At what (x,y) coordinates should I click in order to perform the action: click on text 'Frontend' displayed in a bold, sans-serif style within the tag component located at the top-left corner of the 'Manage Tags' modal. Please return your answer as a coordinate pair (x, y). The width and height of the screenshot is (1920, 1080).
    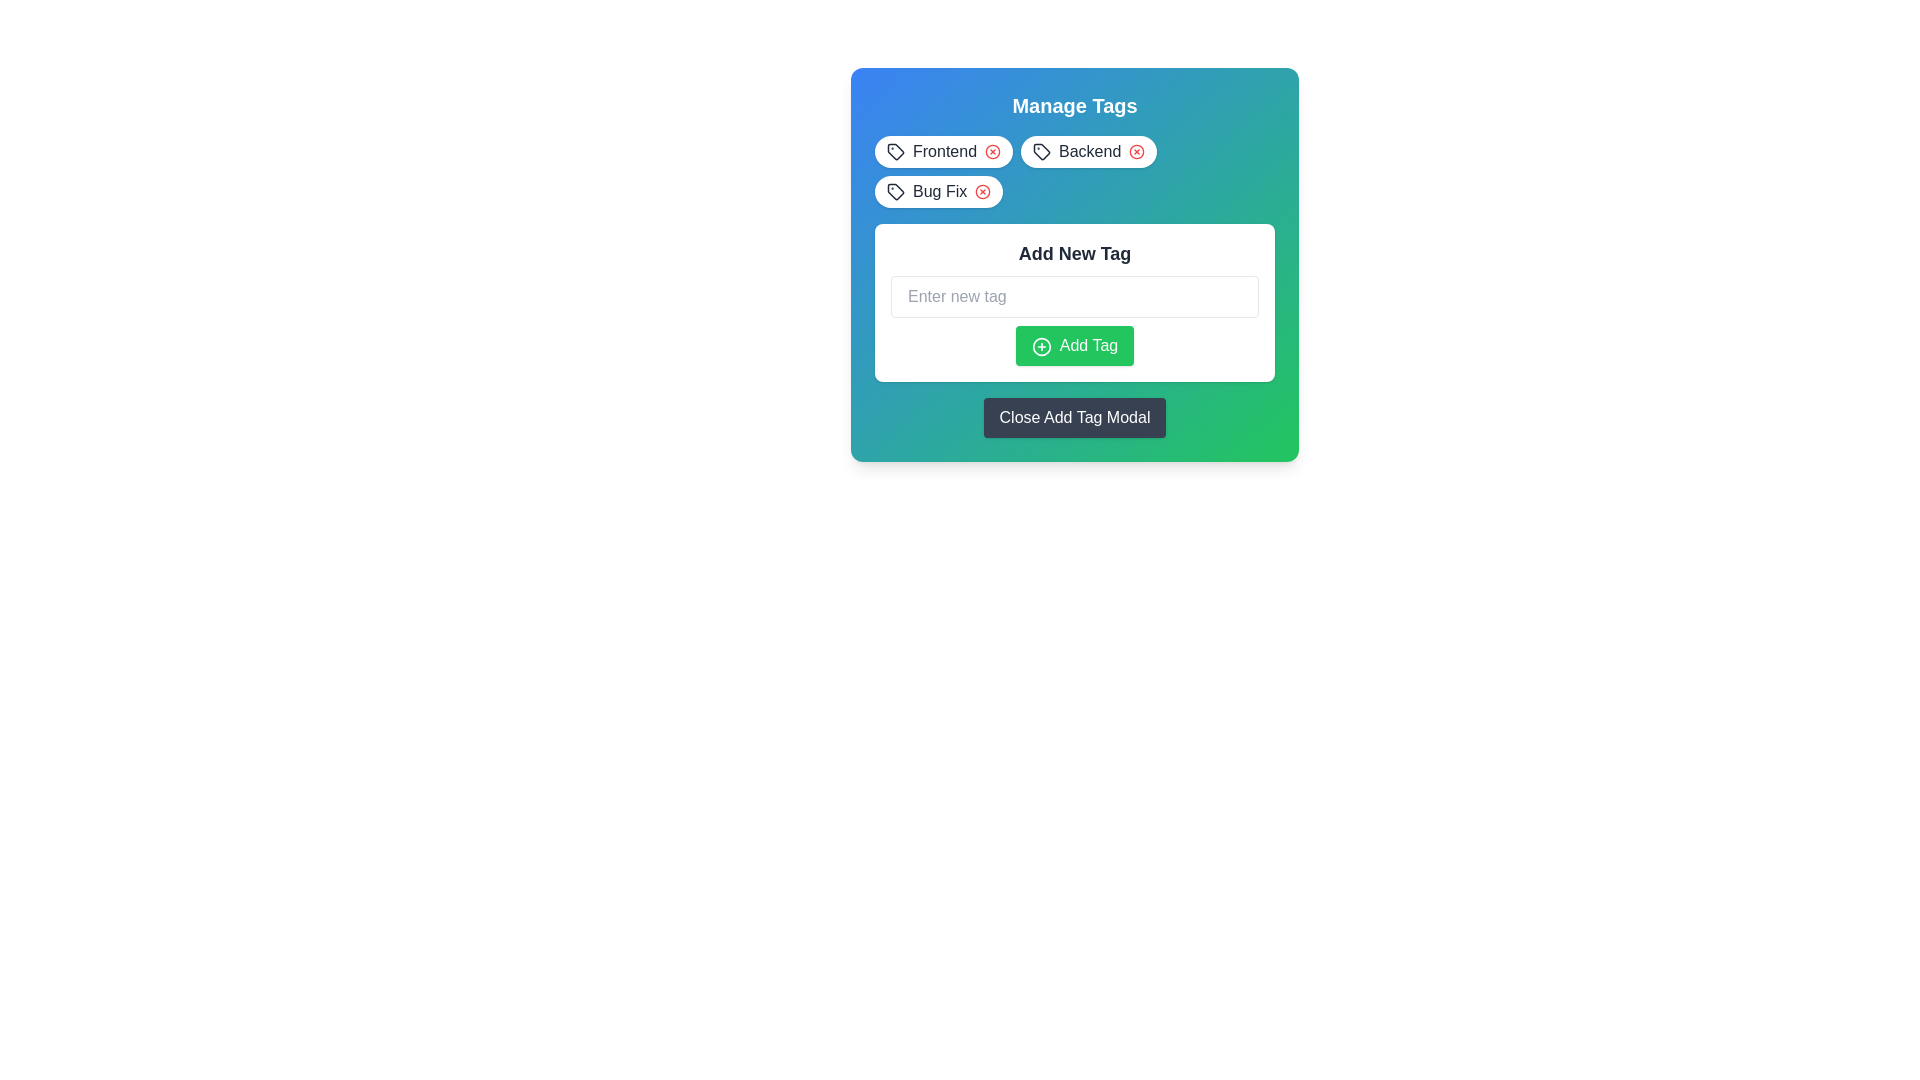
    Looking at the image, I should click on (944, 150).